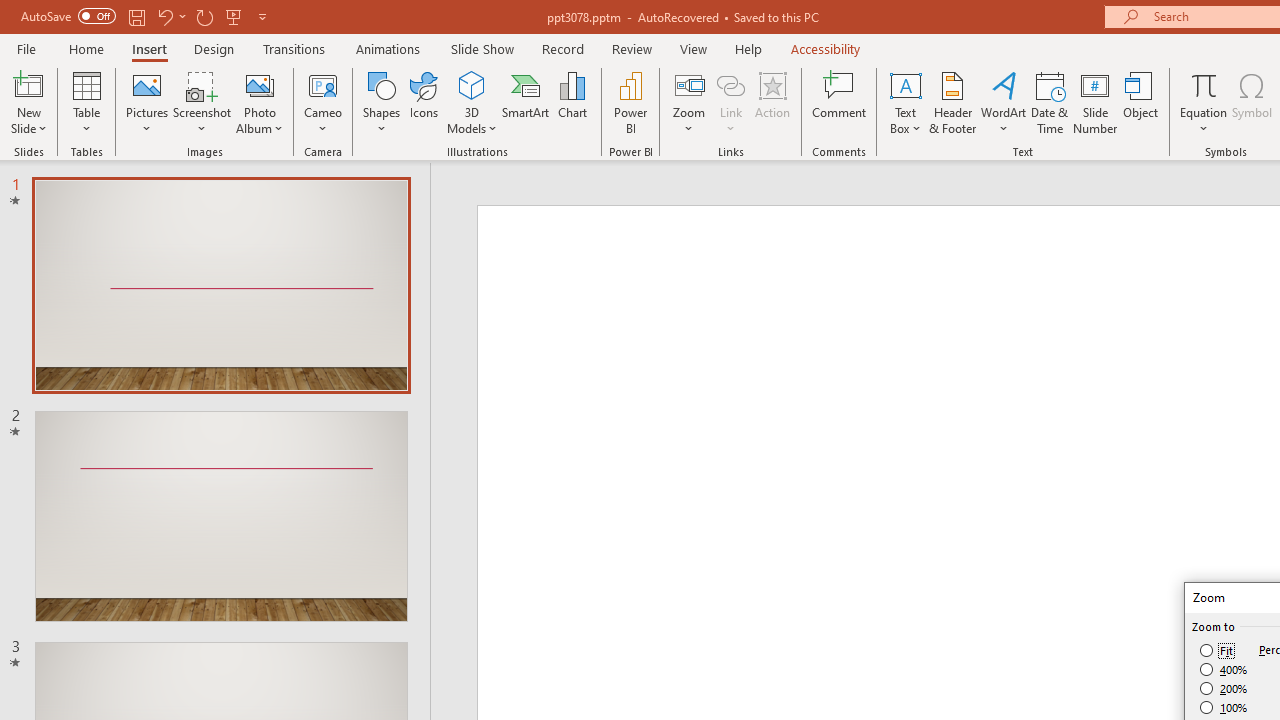 This screenshot has width=1280, height=720. Describe the element at coordinates (471, 103) in the screenshot. I see `'3D Models'` at that location.